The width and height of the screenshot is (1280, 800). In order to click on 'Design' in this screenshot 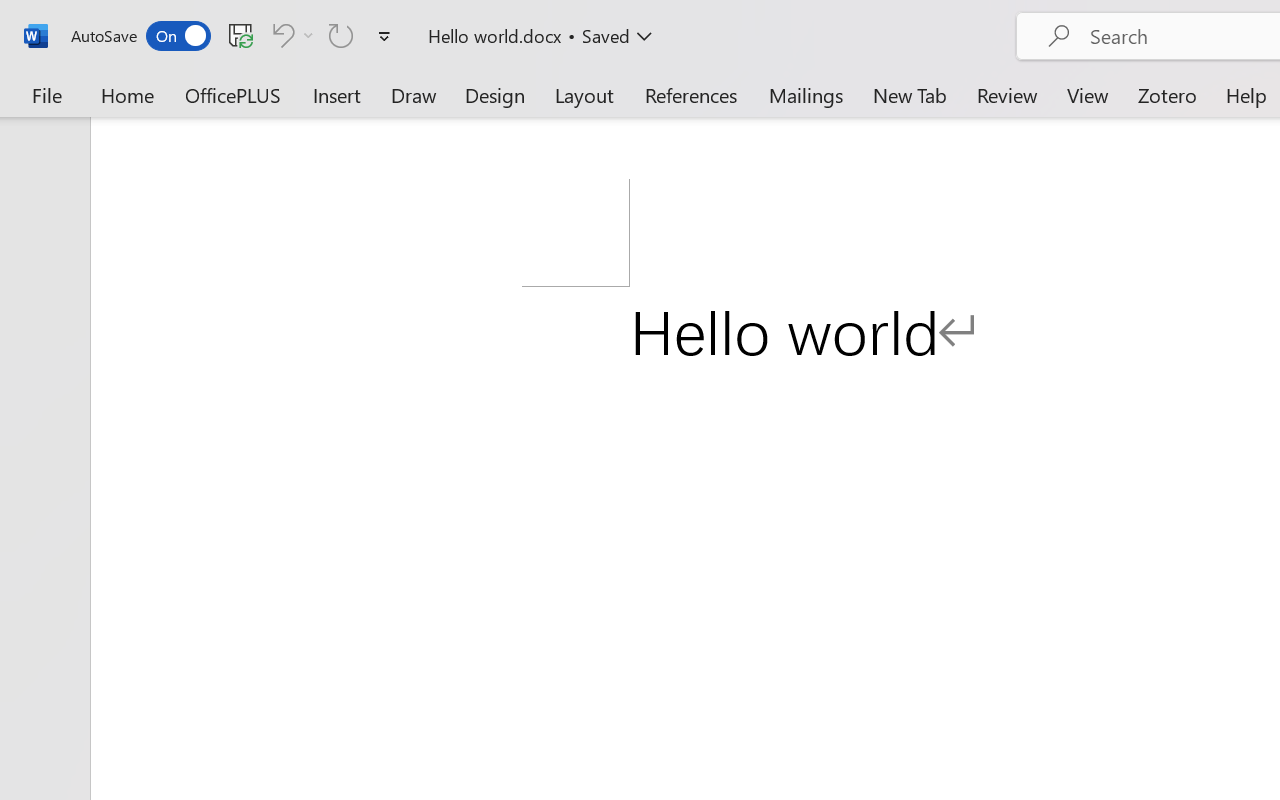, I will do `click(495, 94)`.